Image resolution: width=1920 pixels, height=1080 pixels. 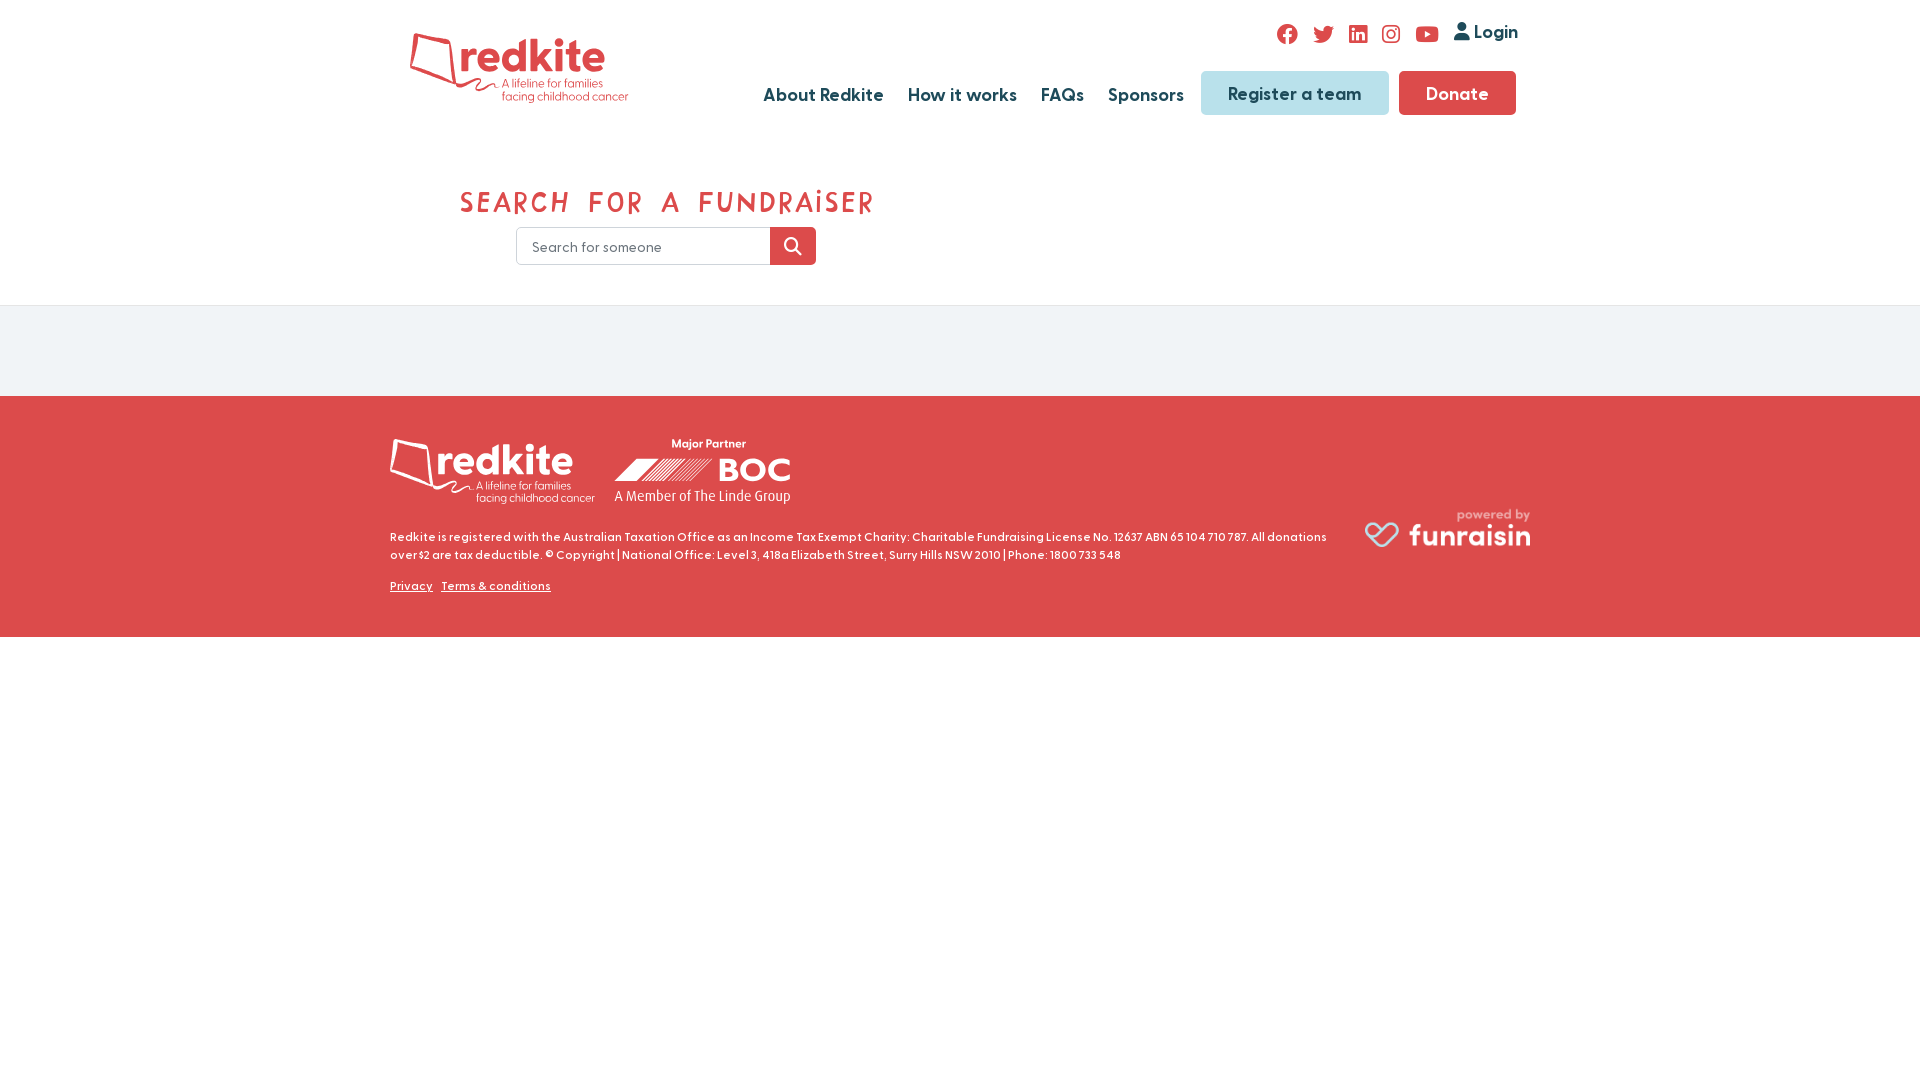 I want to click on 'conditions', so click(x=518, y=585).